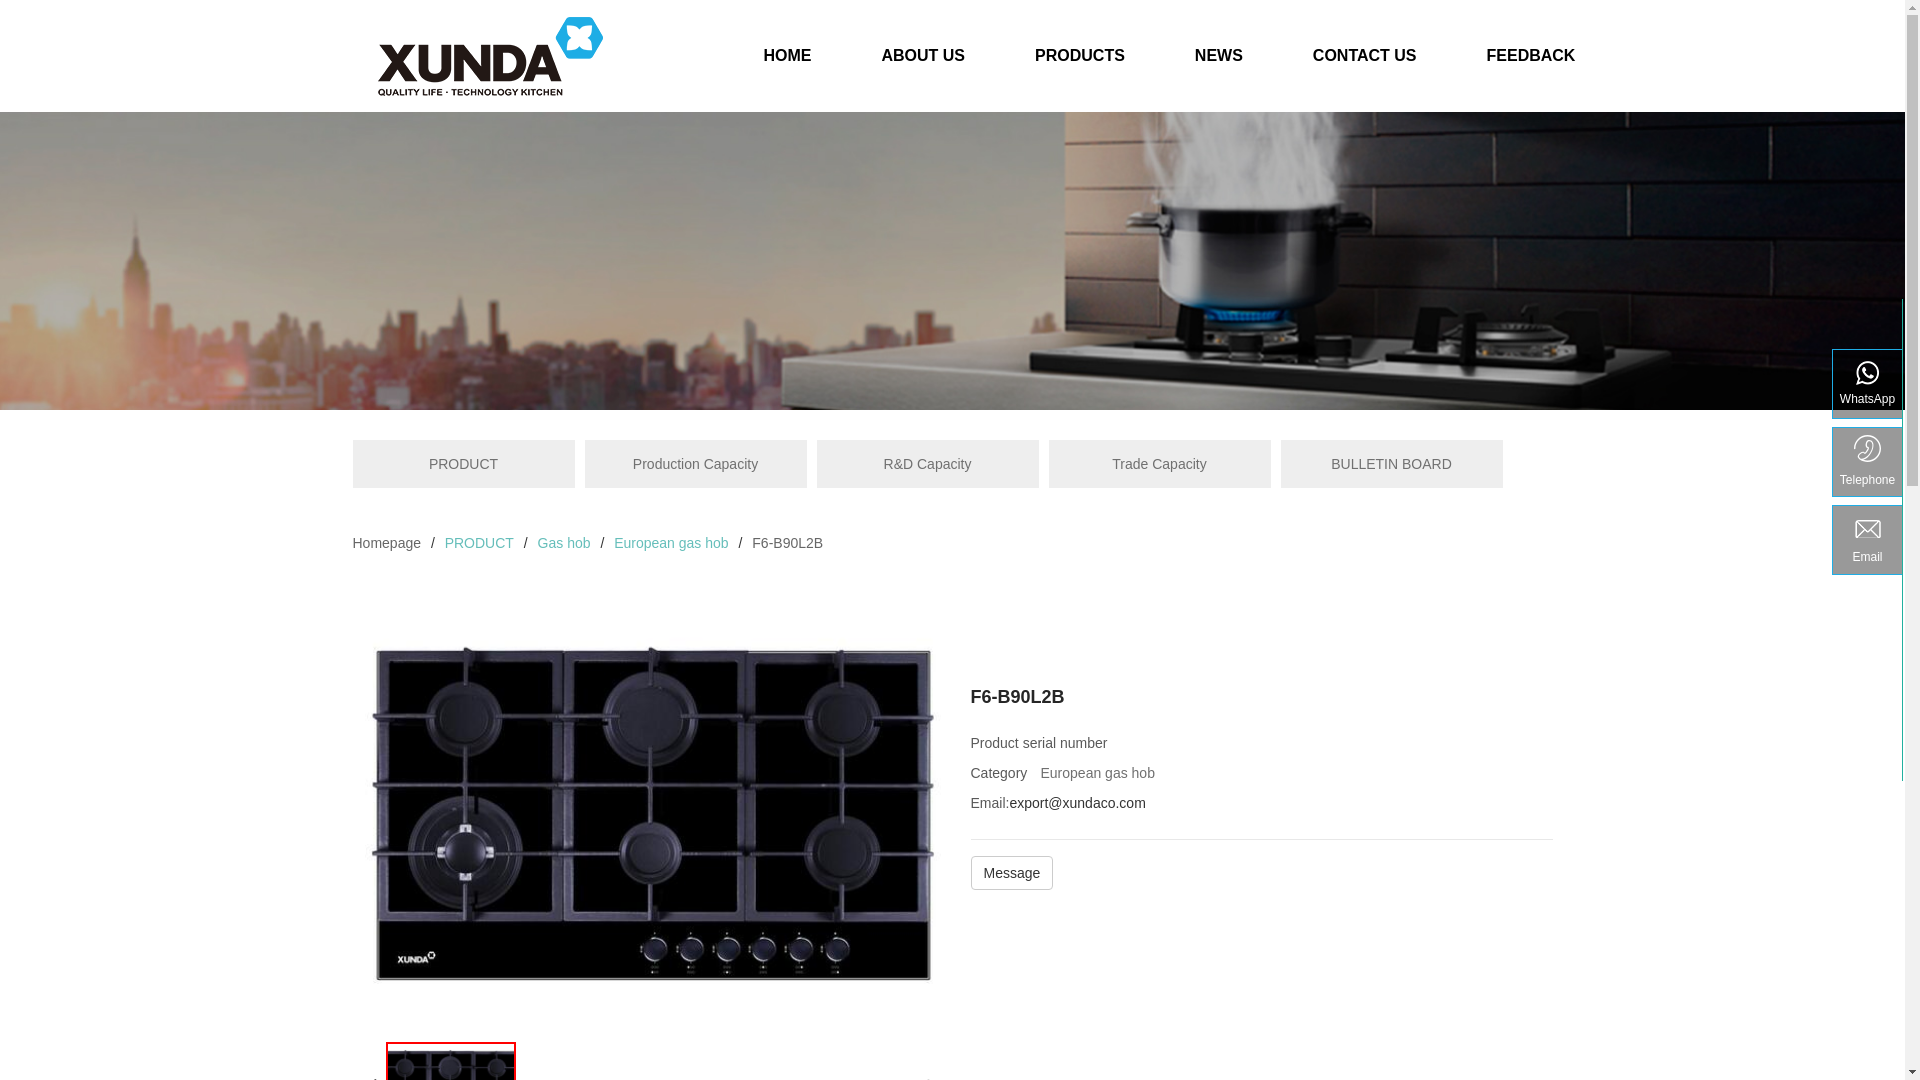 The height and width of the screenshot is (1080, 1920). What do you see at coordinates (1866, 540) in the screenshot?
I see `'Email'` at bounding box center [1866, 540].